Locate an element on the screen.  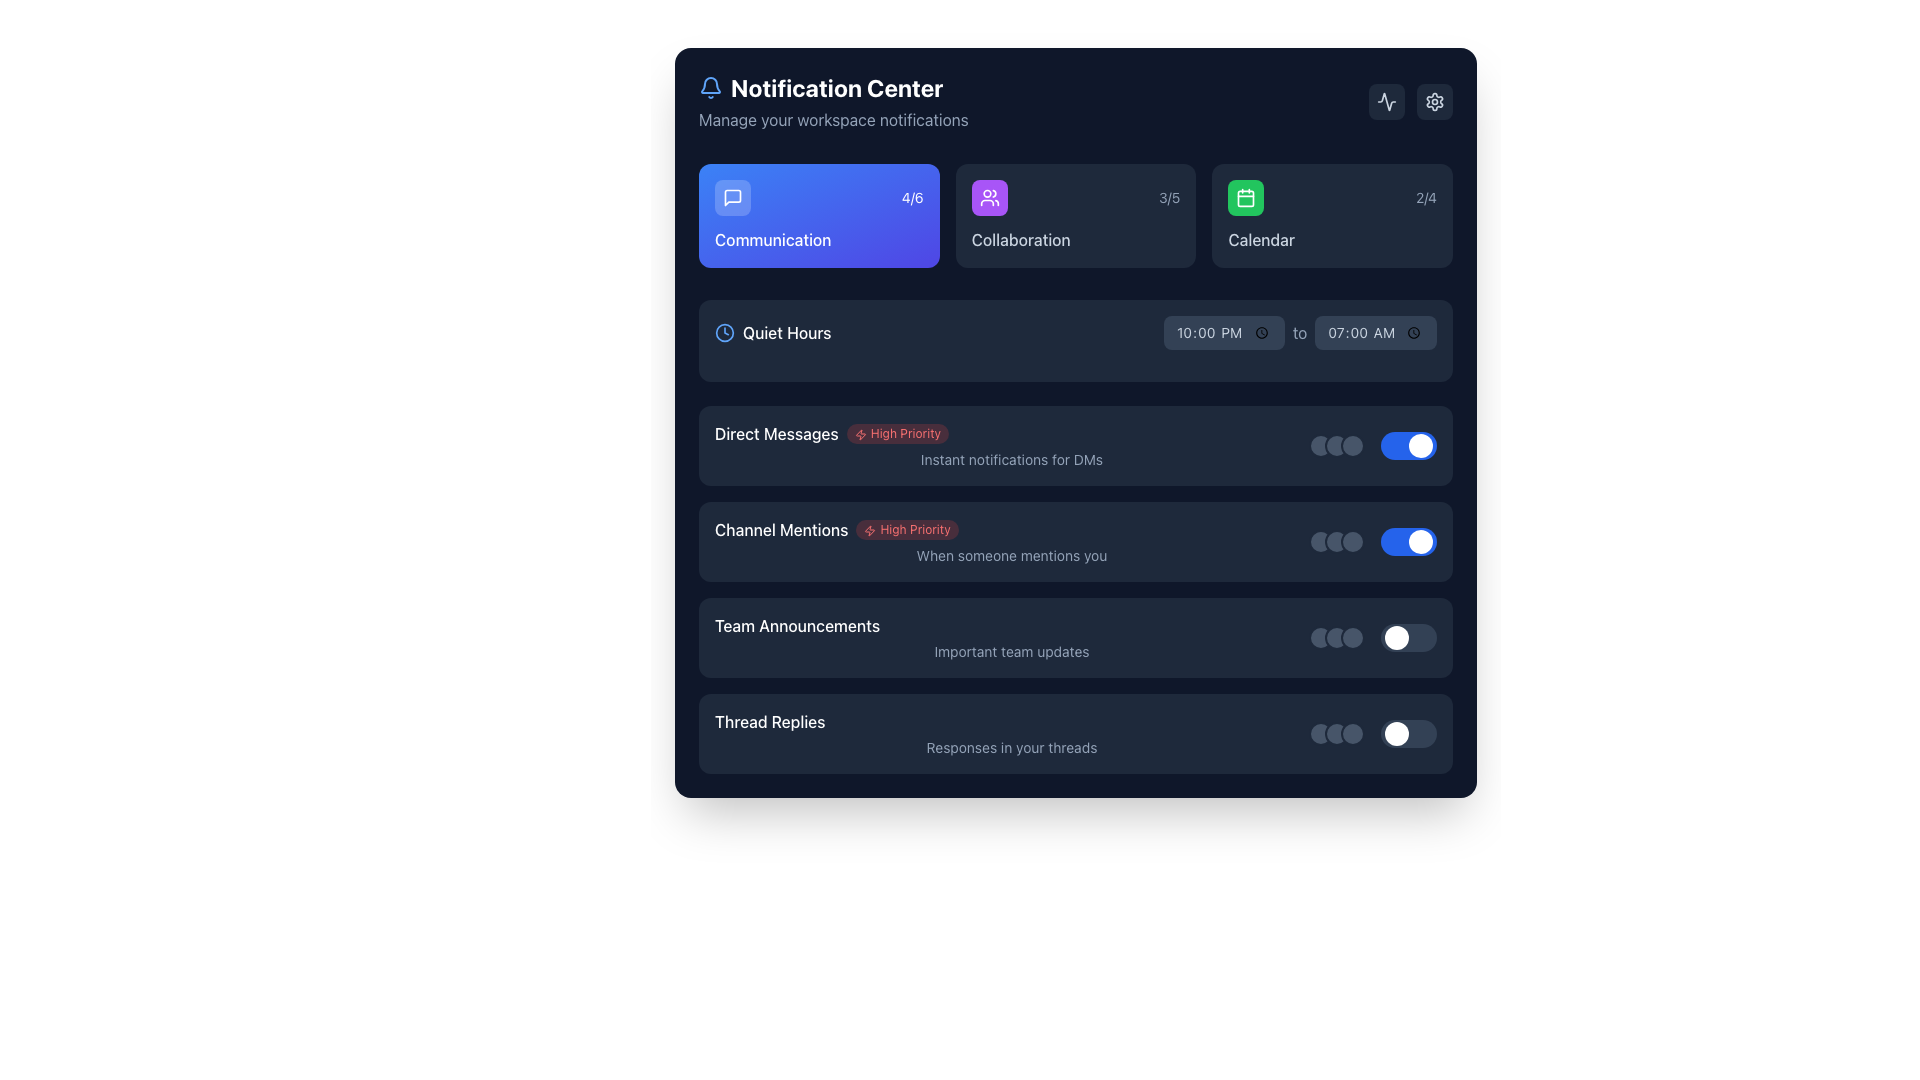
the cluster of indicators located to the left of the 'Thread Replies' toggle switch in the bottom section of the notification center interface is located at coordinates (1337, 733).